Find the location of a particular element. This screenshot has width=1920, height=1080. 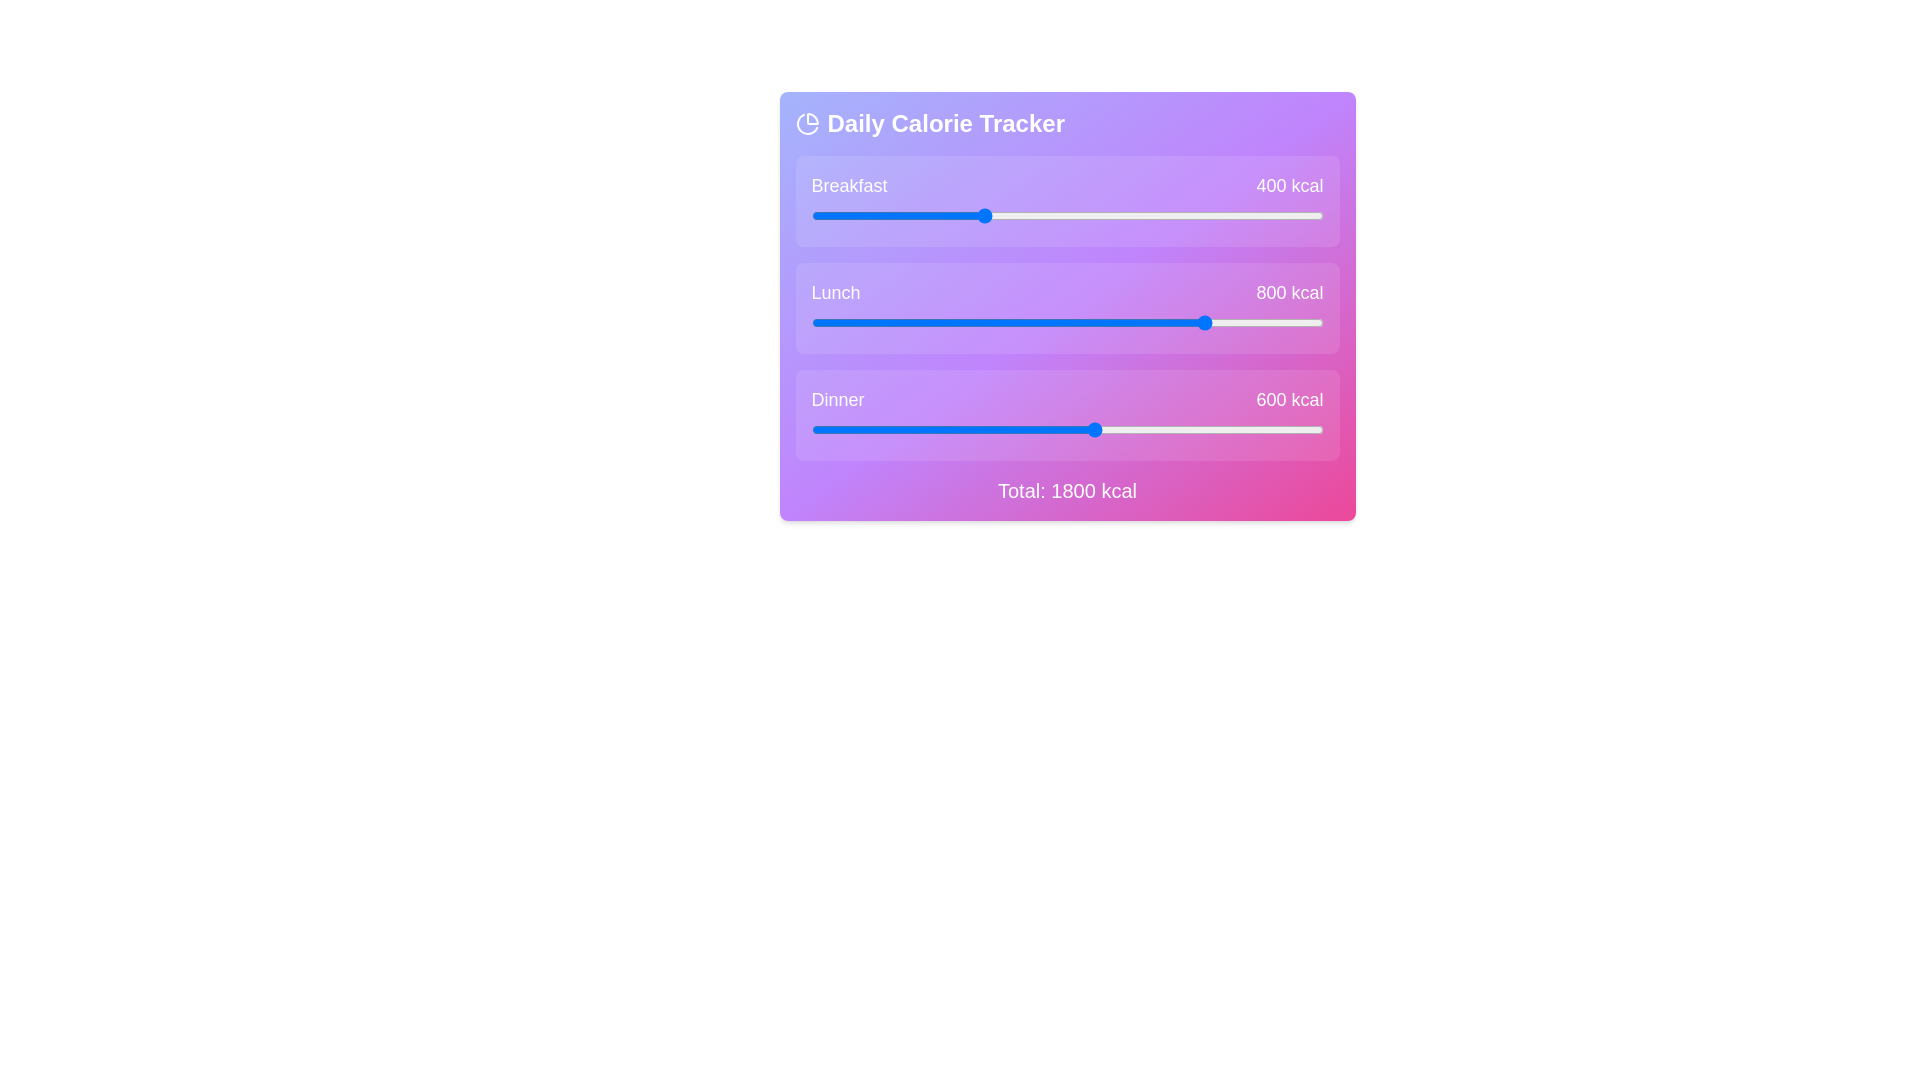

the dinner calorie slider is located at coordinates (1146, 428).